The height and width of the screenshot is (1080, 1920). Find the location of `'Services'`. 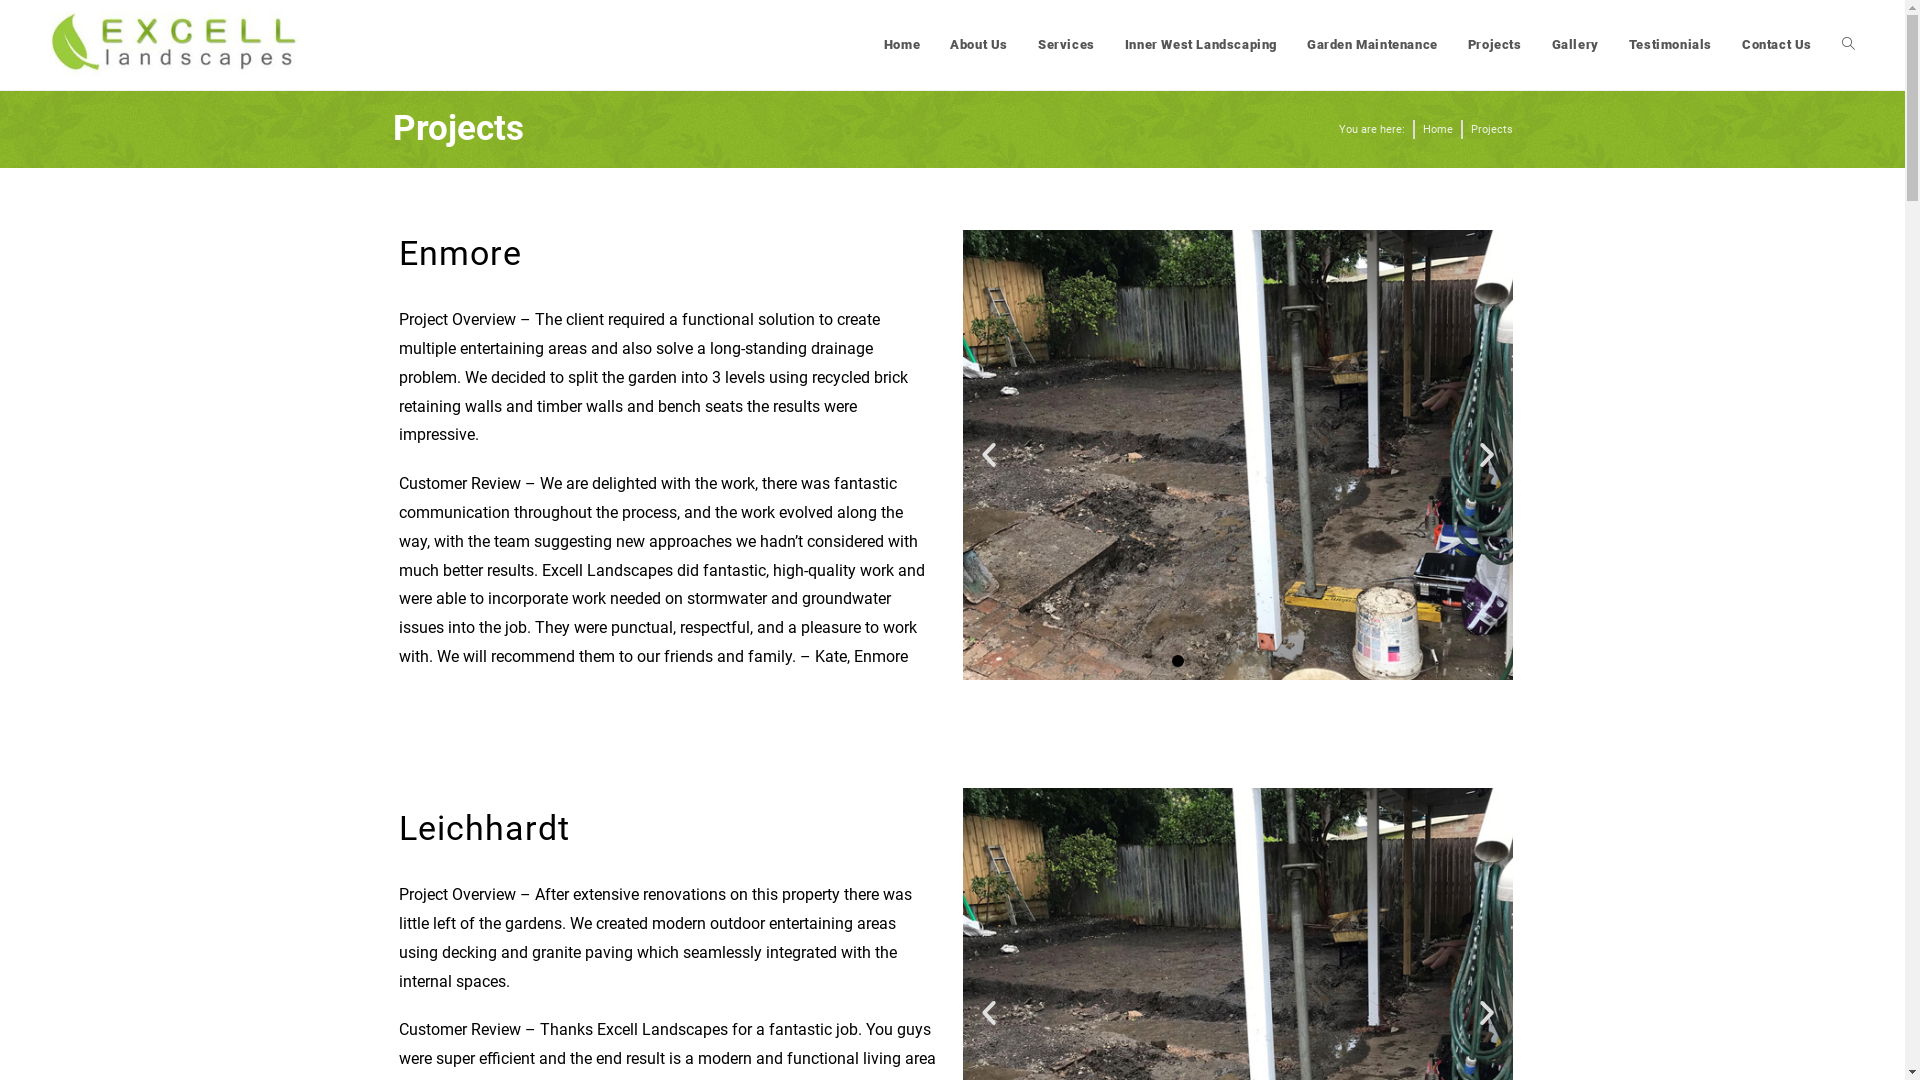

'Services' is located at coordinates (1065, 45).